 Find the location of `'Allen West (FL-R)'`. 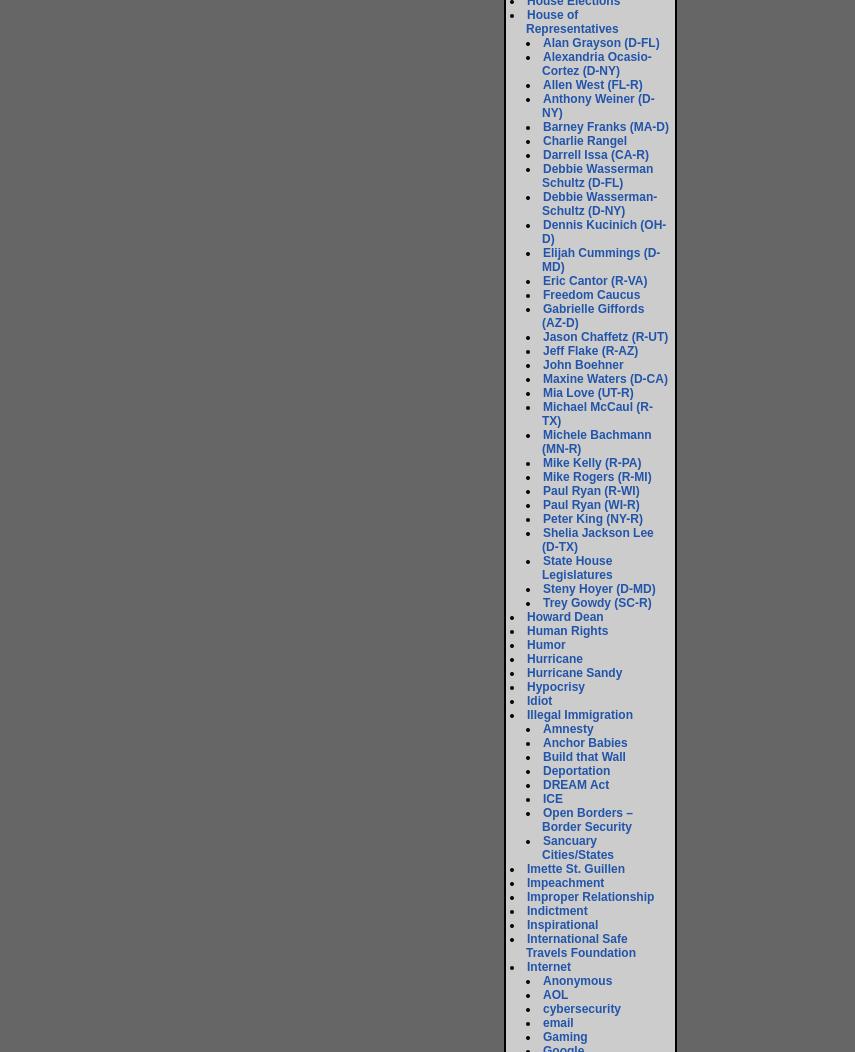

'Allen West (FL-R)' is located at coordinates (592, 84).